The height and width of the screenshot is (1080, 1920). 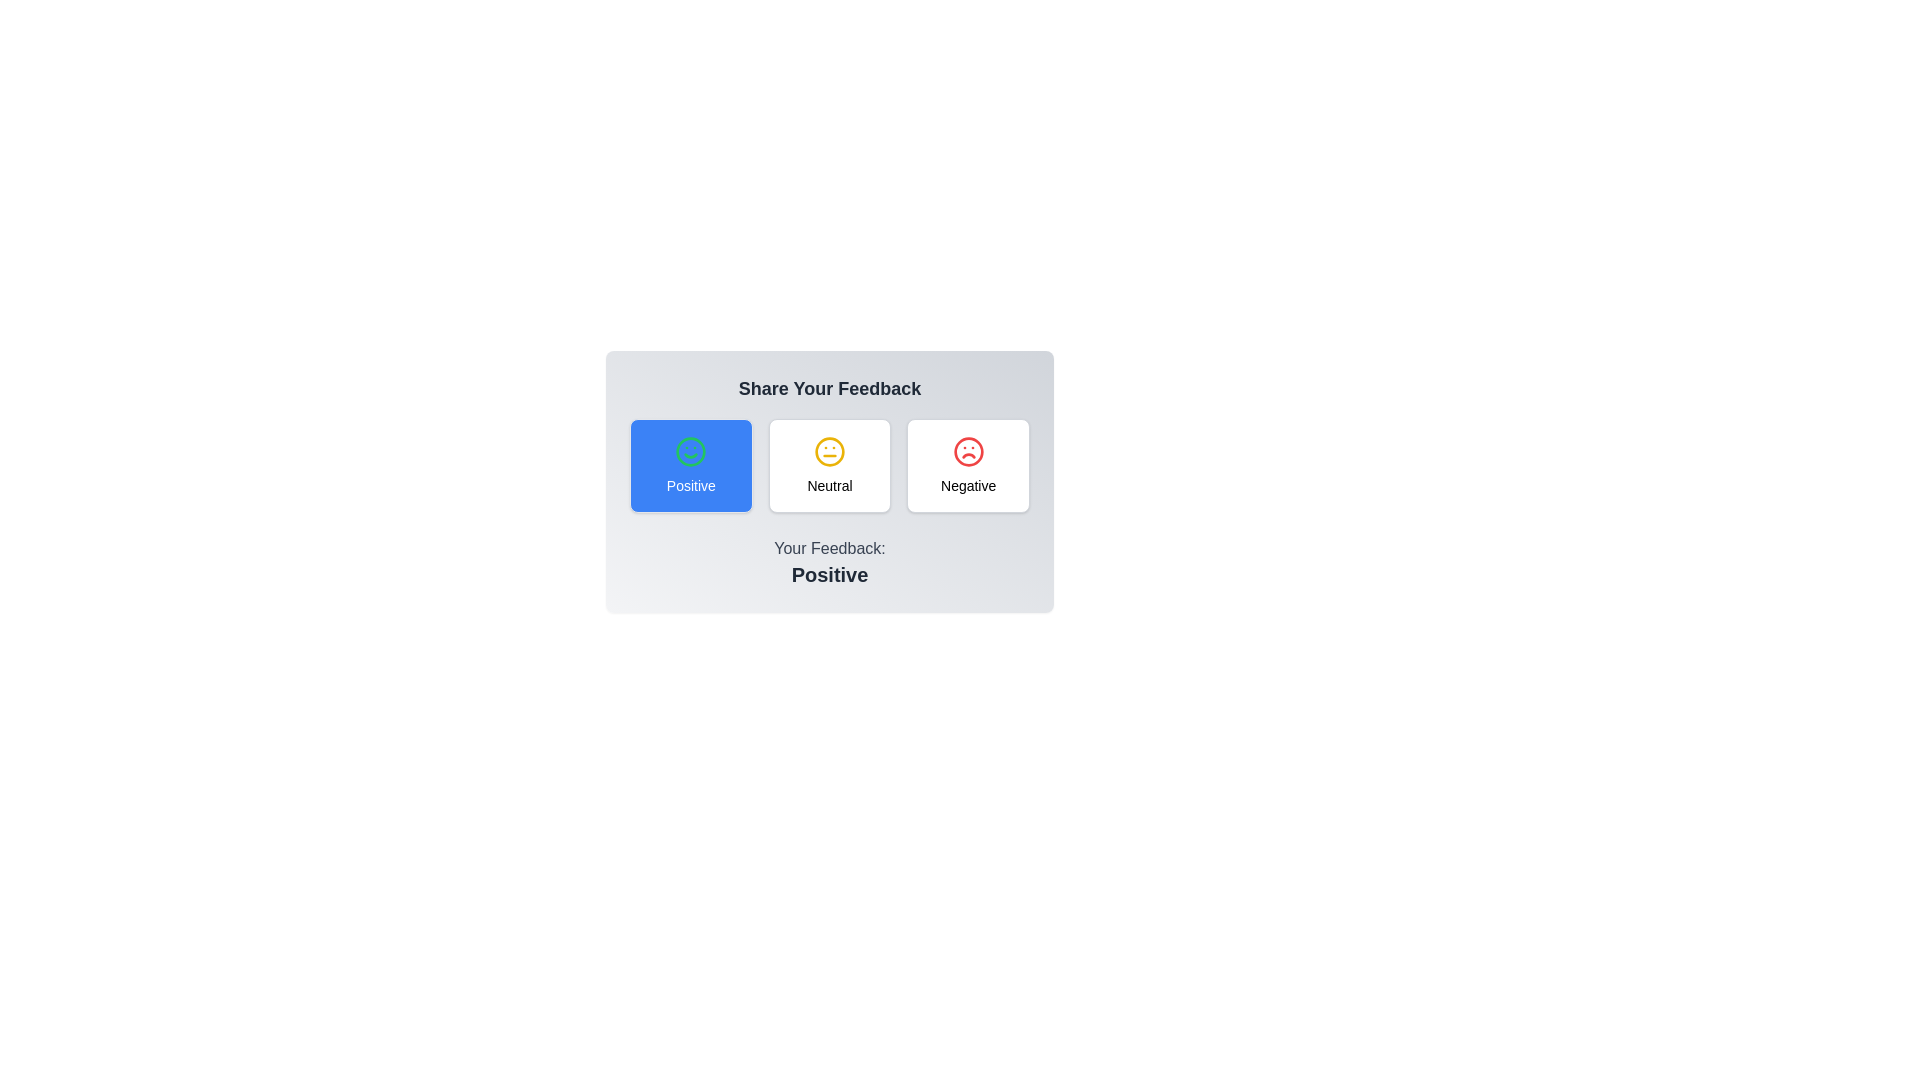 I want to click on the feedback option Neutral, so click(x=830, y=466).